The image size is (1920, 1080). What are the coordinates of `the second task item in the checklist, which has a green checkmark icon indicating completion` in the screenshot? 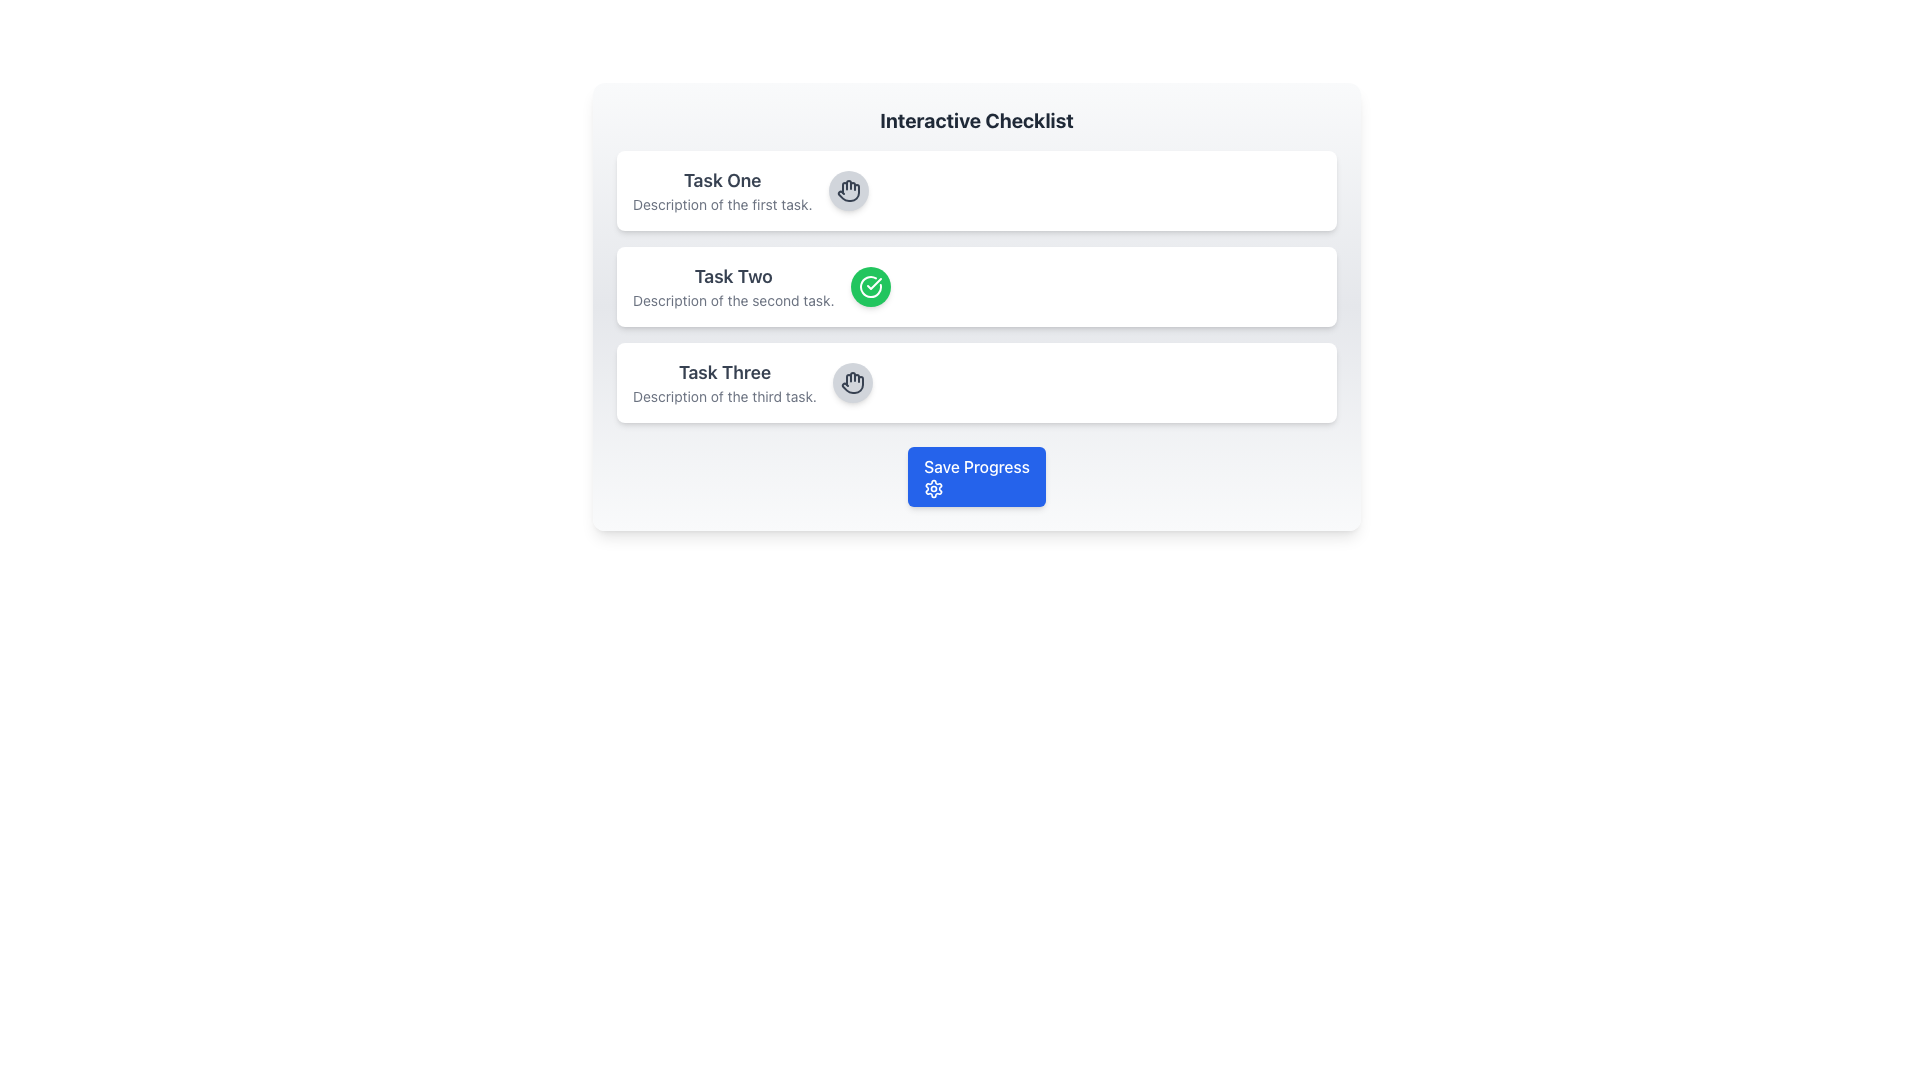 It's located at (977, 286).